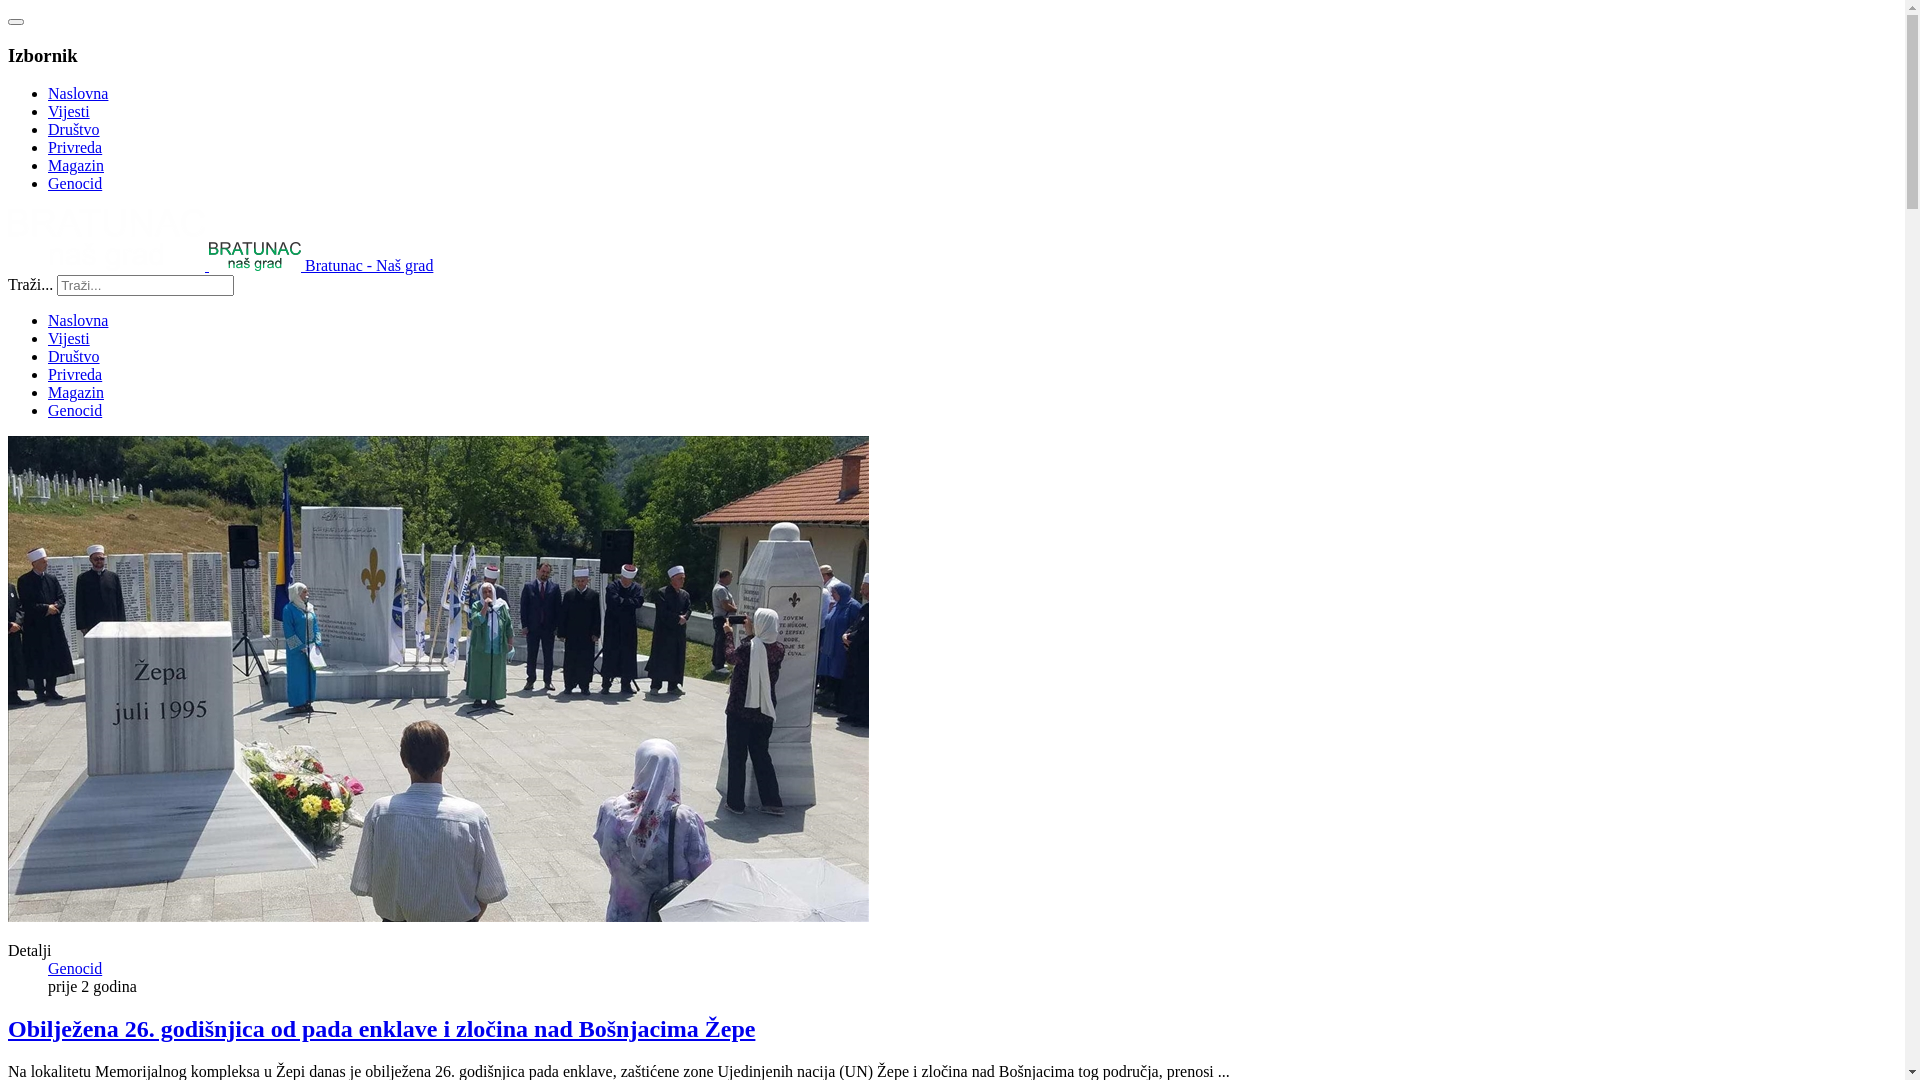 This screenshot has width=1920, height=1080. What do you see at coordinates (48, 409) in the screenshot?
I see `'Genocid'` at bounding box center [48, 409].